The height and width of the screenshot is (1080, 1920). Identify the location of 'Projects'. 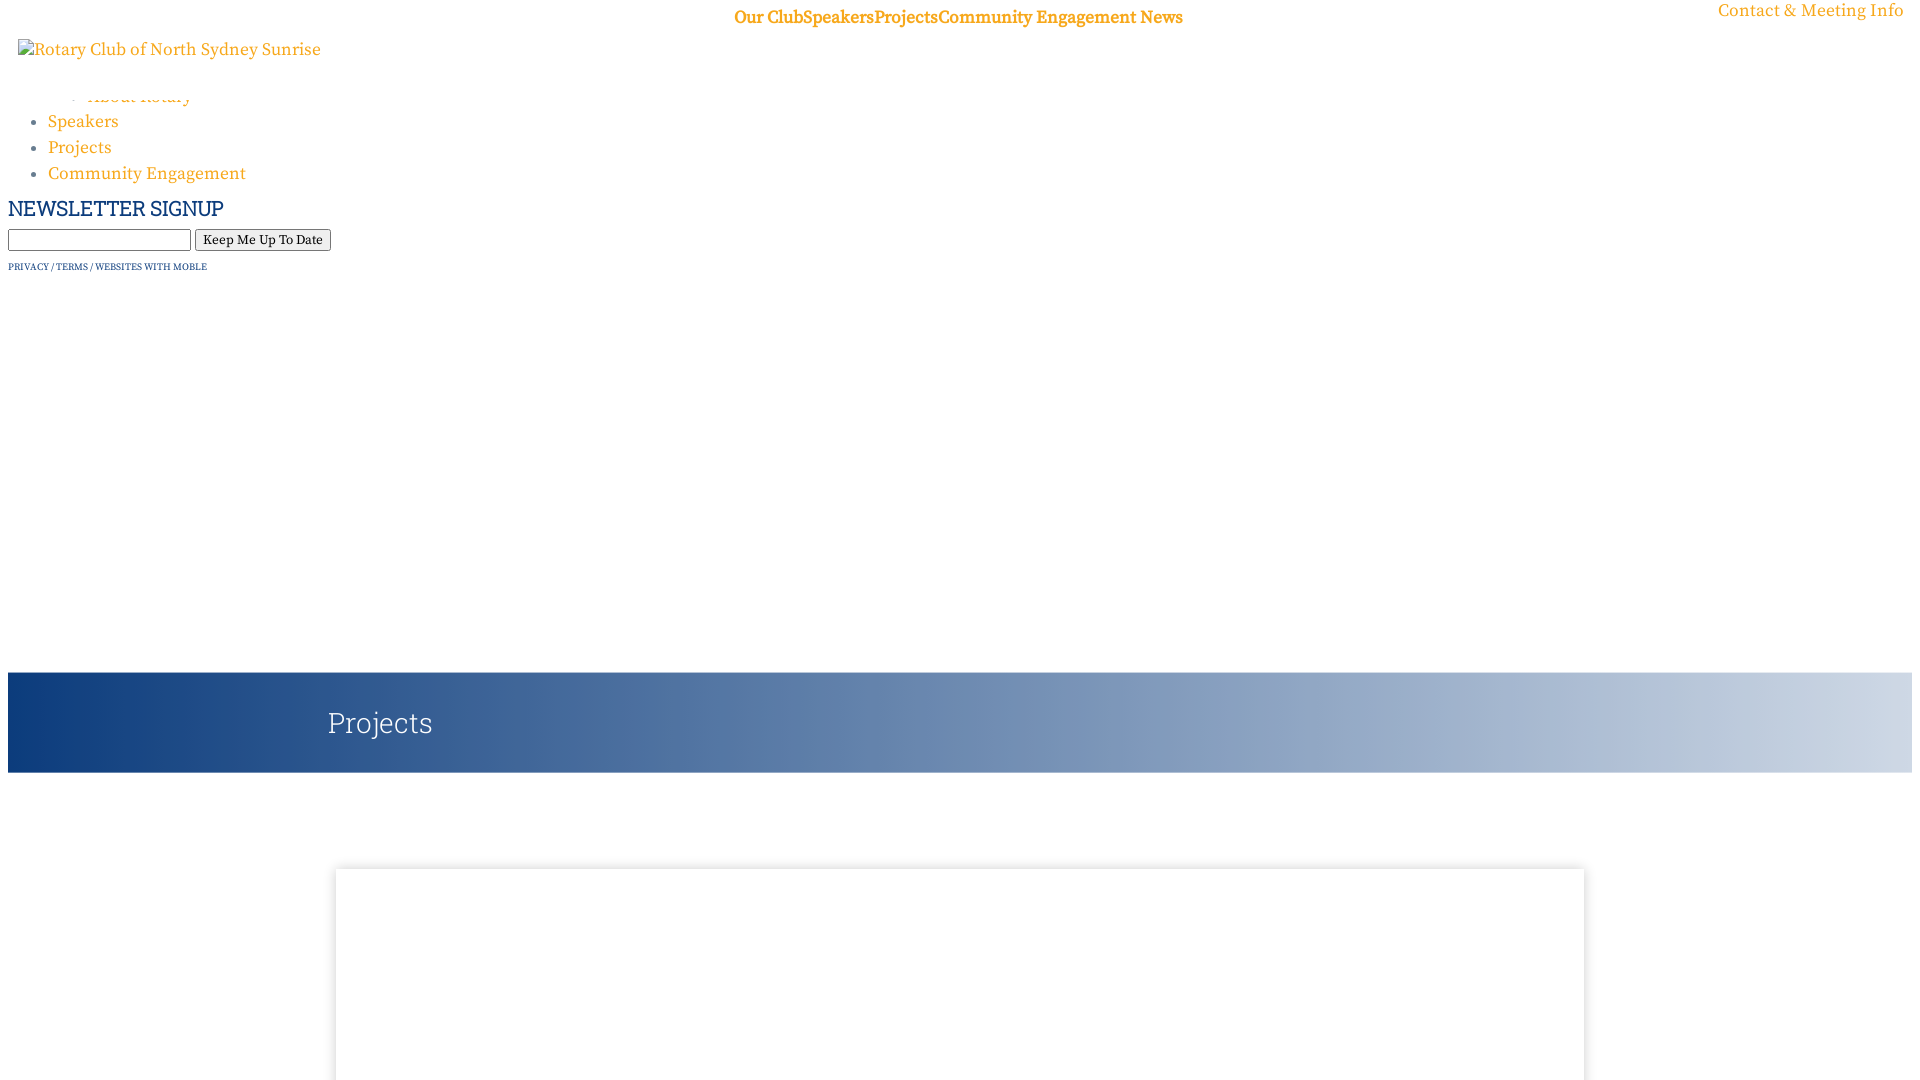
(905, 19).